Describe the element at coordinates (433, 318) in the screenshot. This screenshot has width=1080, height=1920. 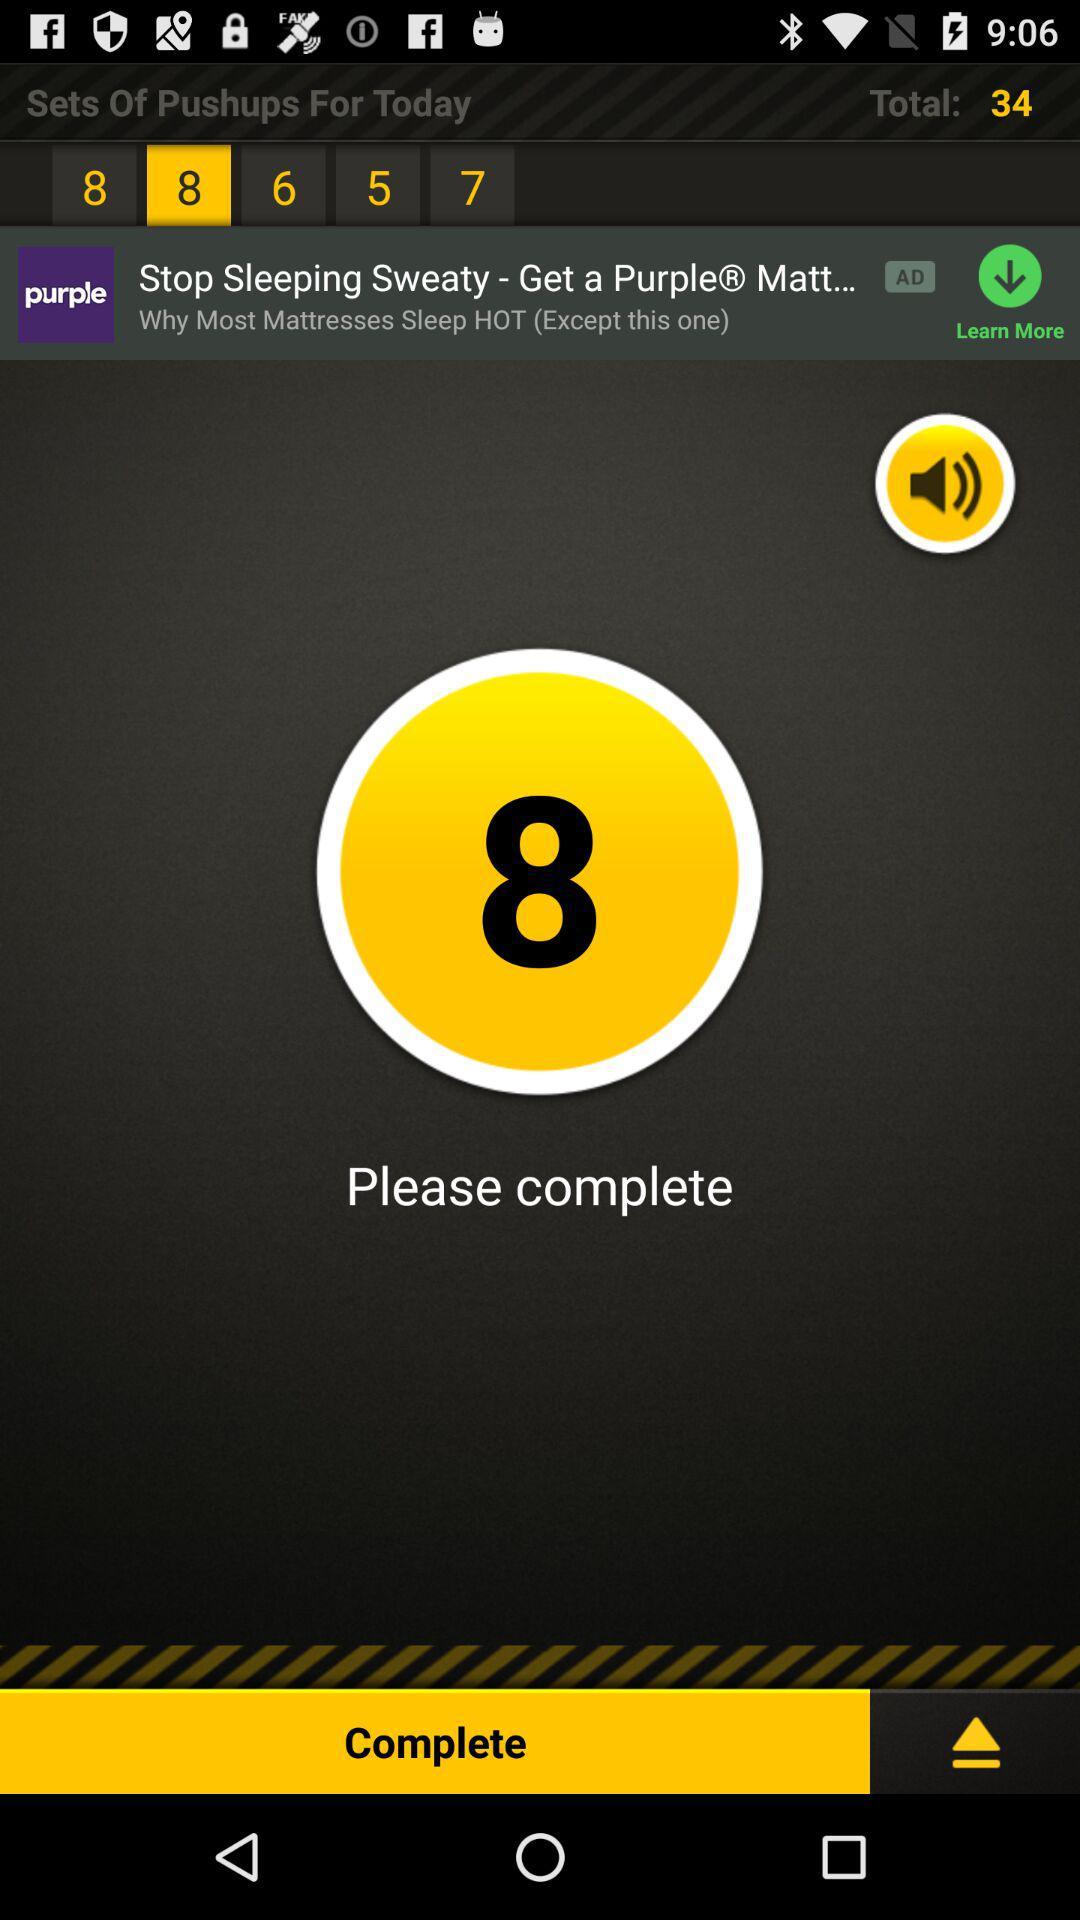
I see `app next to the learn more` at that location.